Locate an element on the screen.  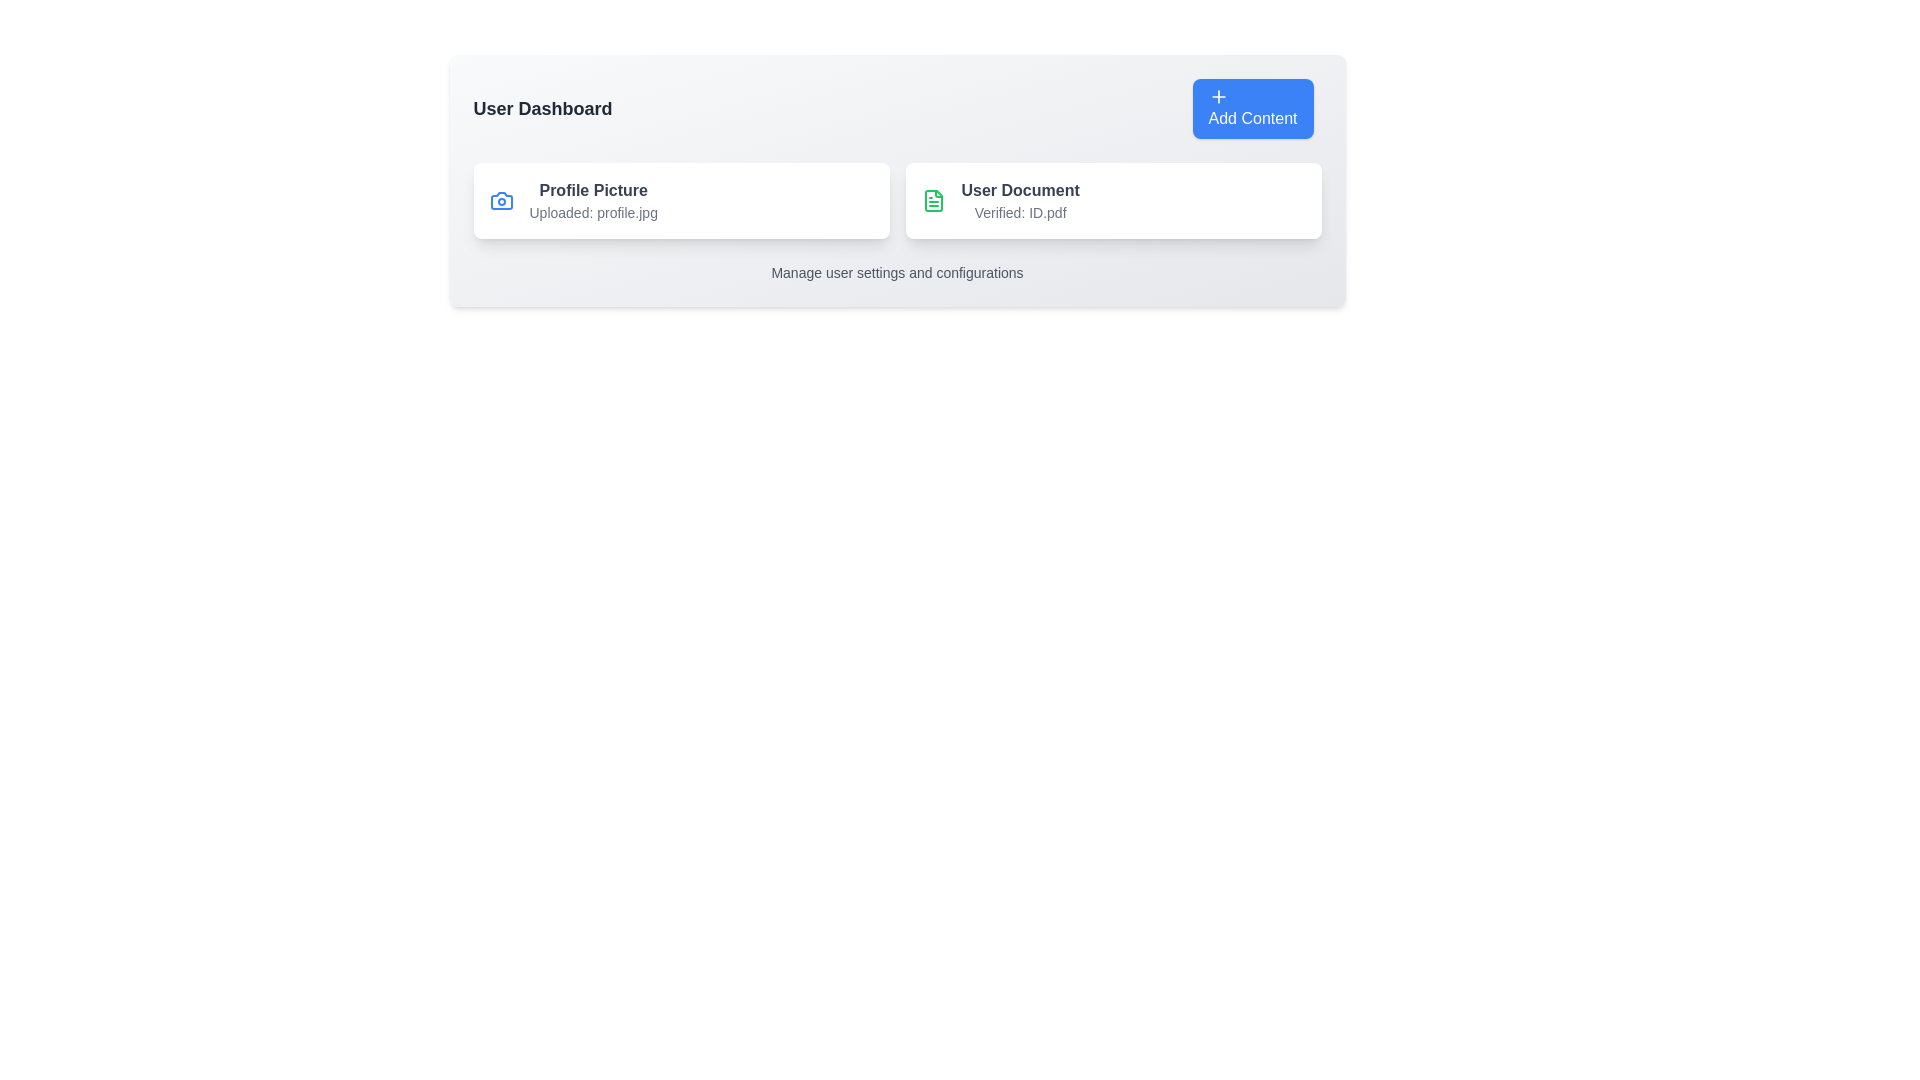
the 'User Dashboard' text label which serves as the header indicating the current page context is located at coordinates (542, 108).